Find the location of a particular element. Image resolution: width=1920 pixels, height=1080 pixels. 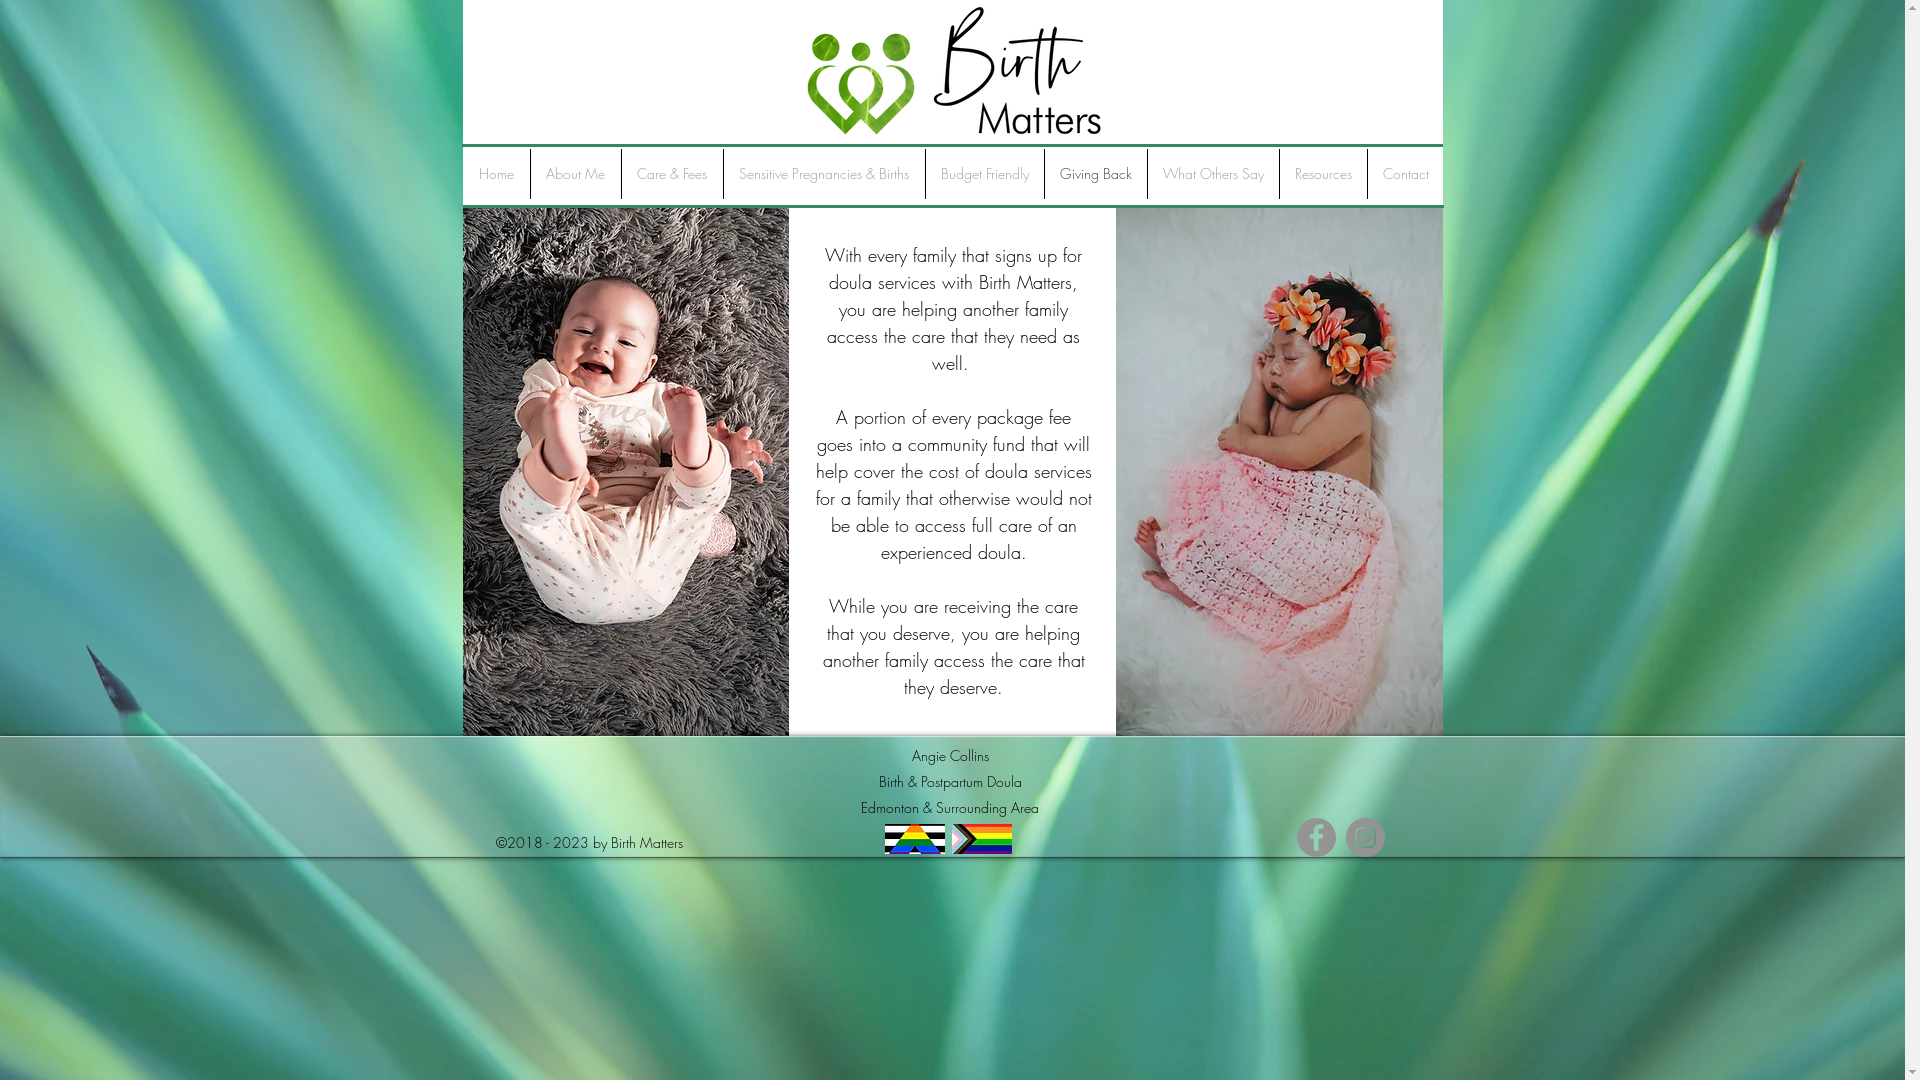

'Sensitive Pregnancies & Births' is located at coordinates (824, 172).